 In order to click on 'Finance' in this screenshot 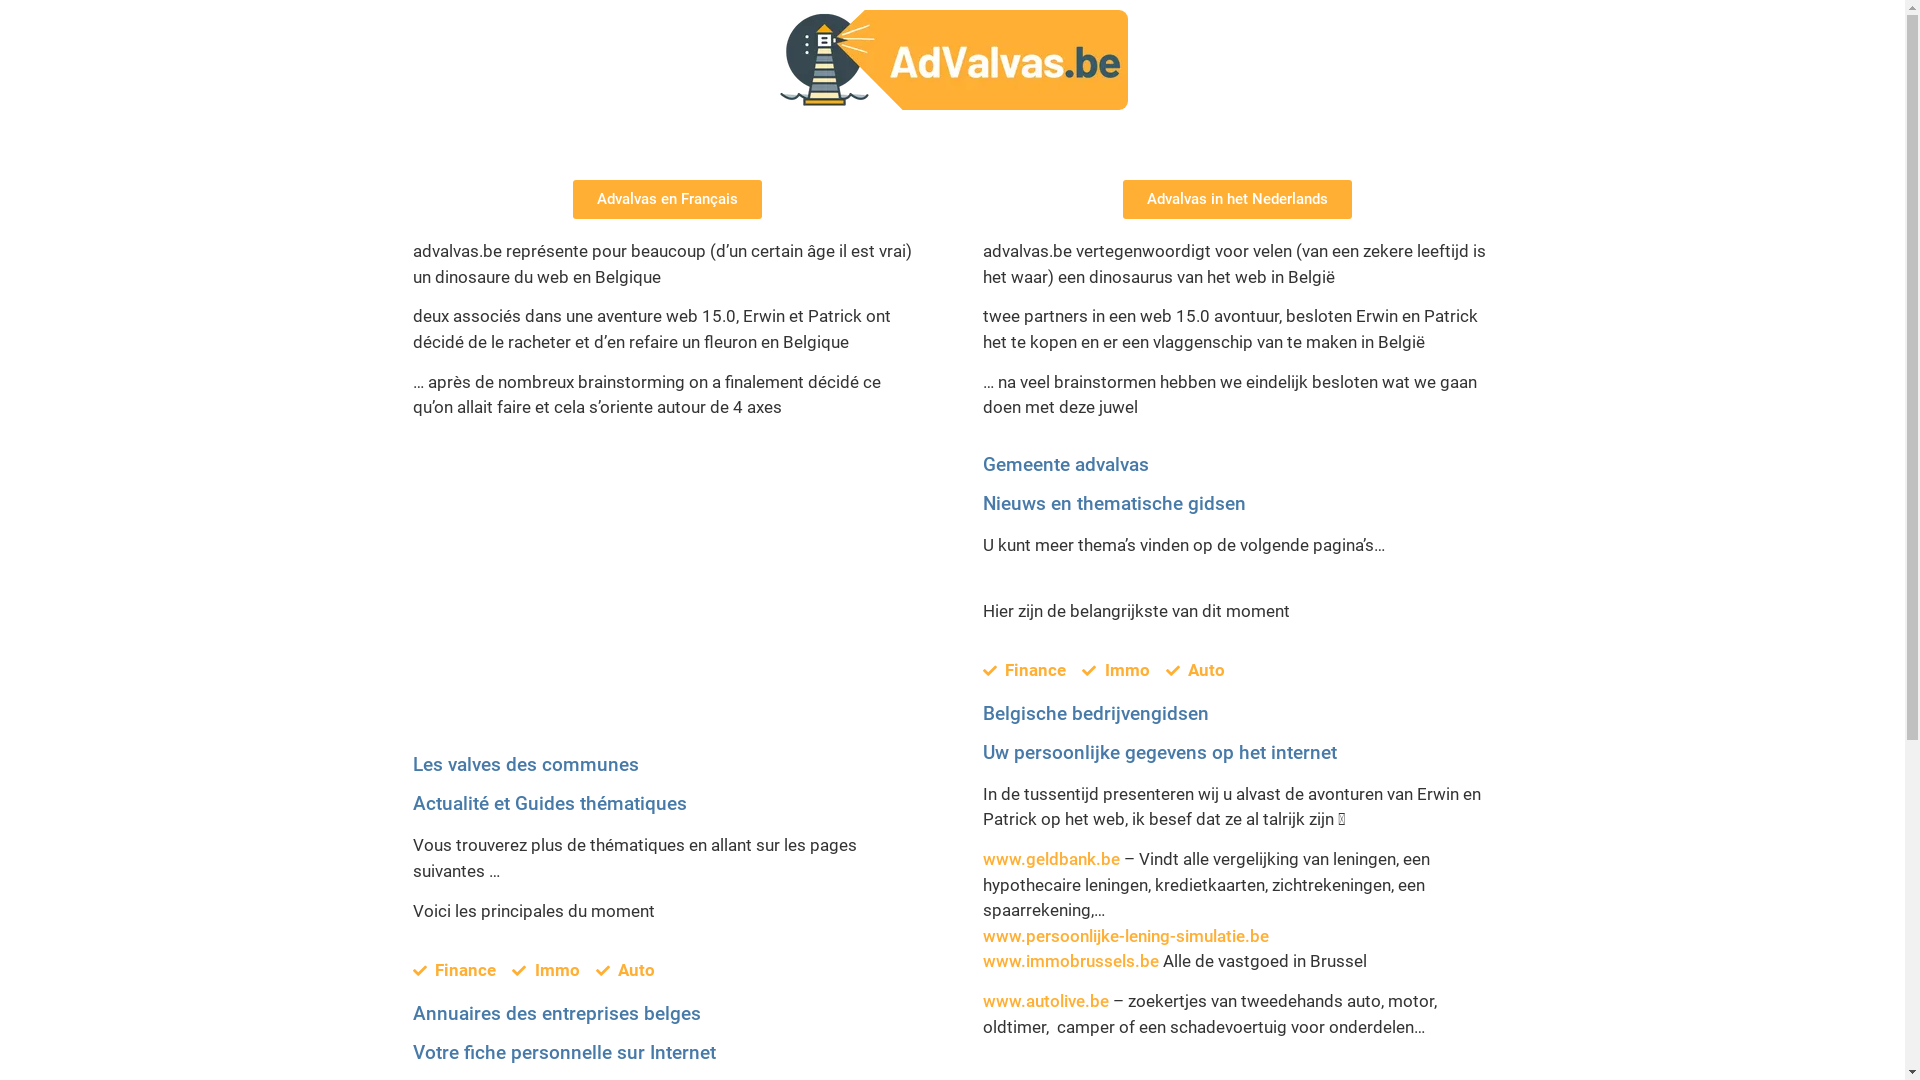, I will do `click(453, 970)`.